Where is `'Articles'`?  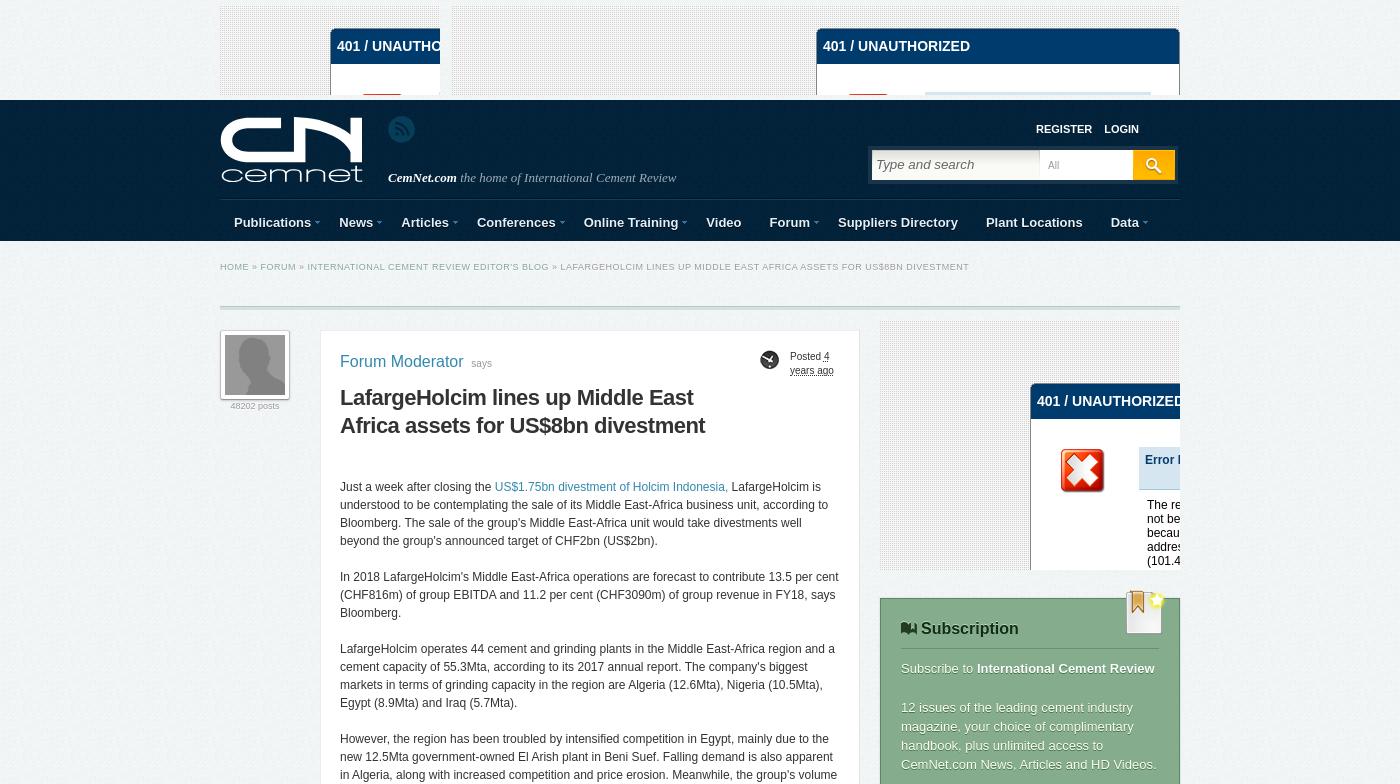 'Articles' is located at coordinates (424, 222).